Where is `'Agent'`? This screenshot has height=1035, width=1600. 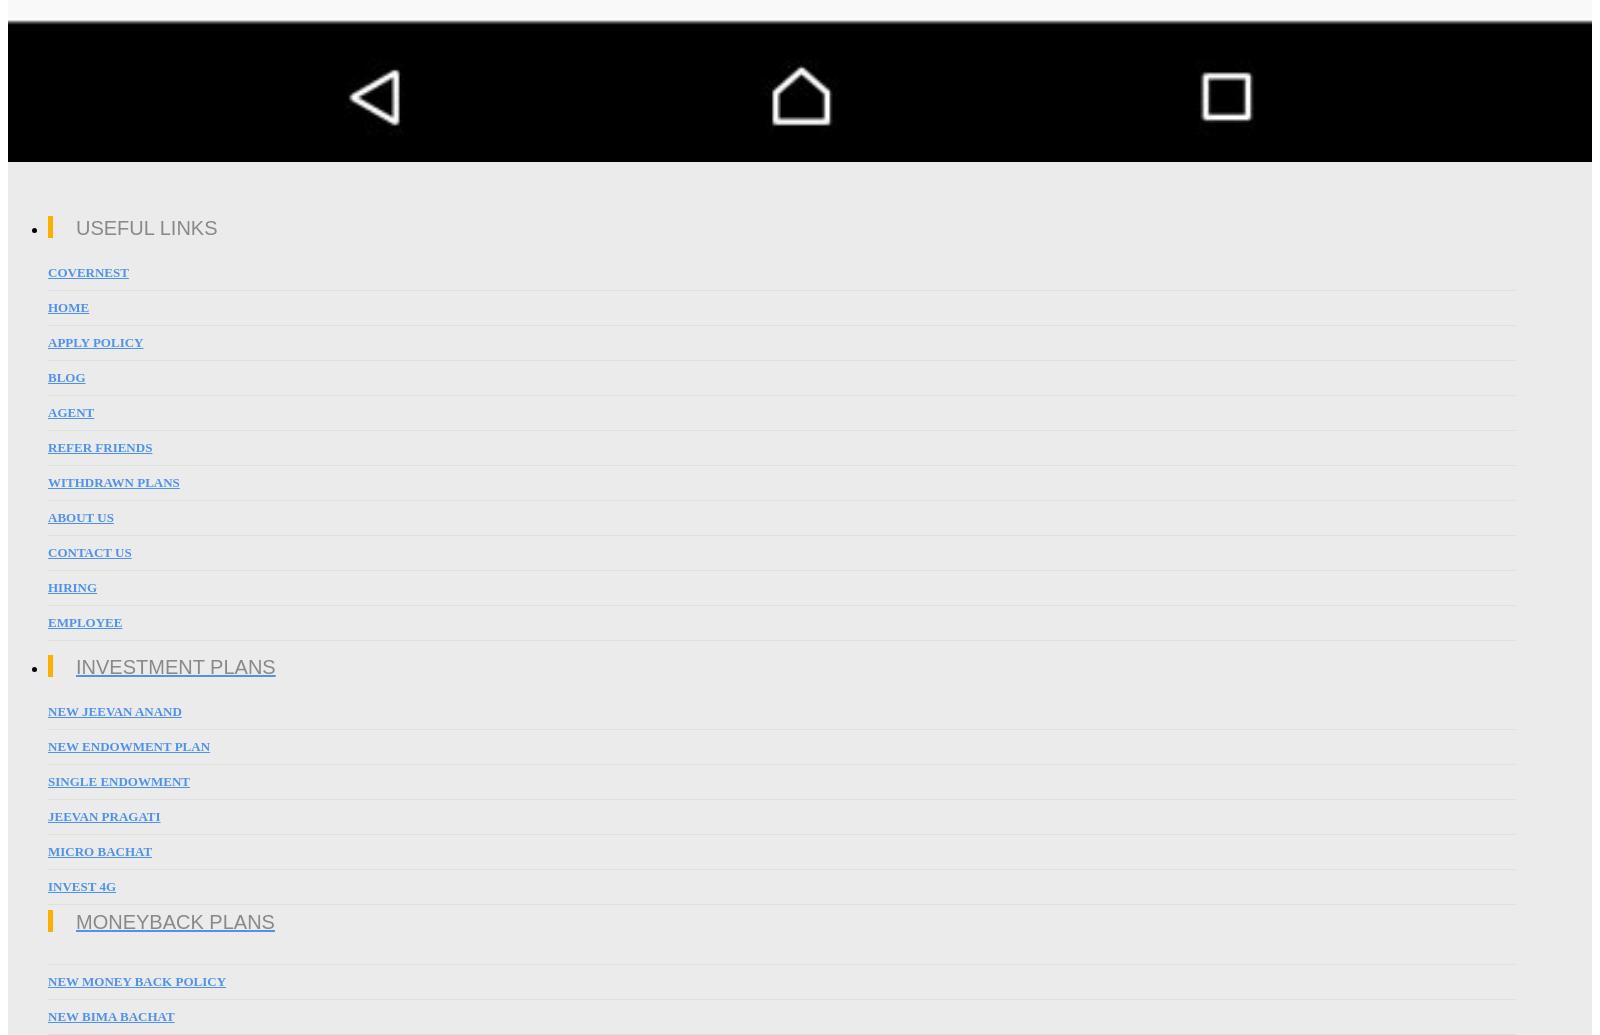 'Agent' is located at coordinates (70, 412).